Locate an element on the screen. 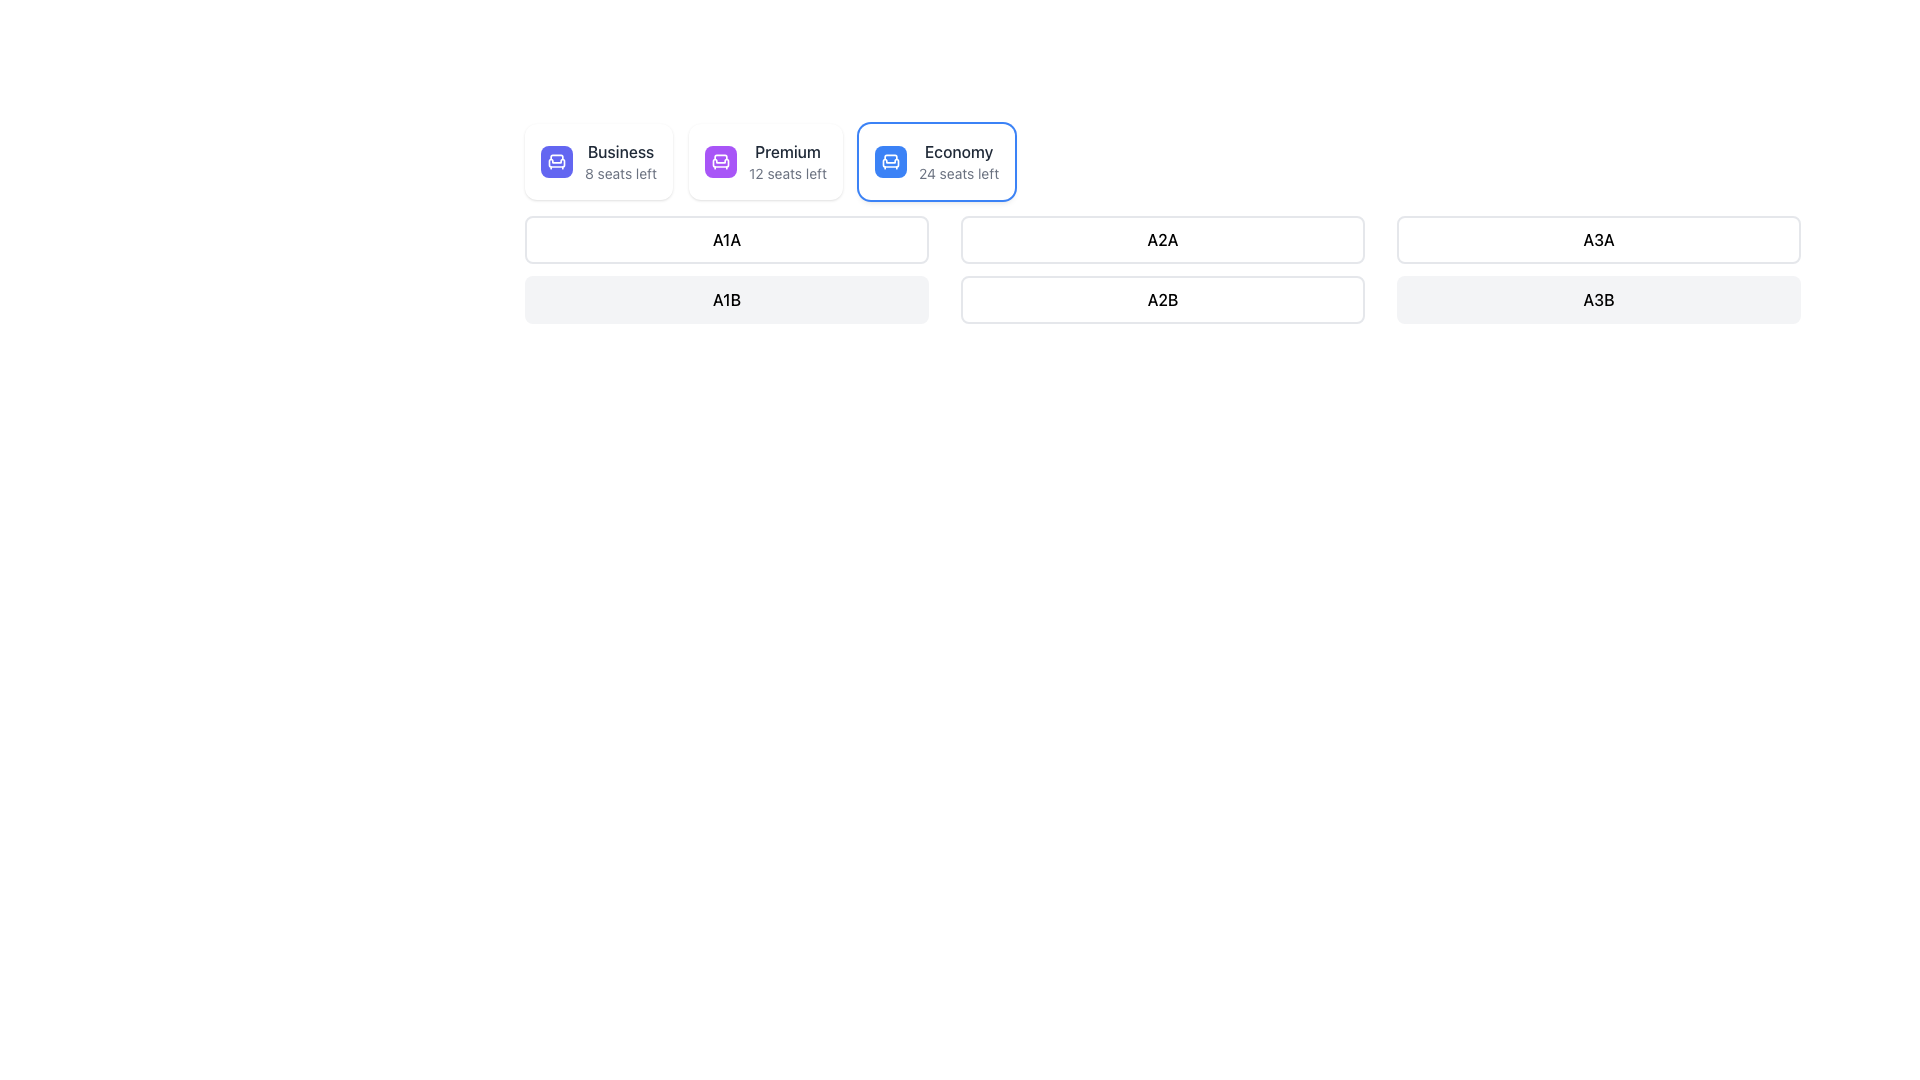 The height and width of the screenshot is (1080, 1920). the vertical group of two interactive buttons that includes options 'A2A' and 'A2B', located between the groups with buttons labeled 'A1A' and 'A1B' on the left and 'A3A' and 'A3B' on the right is located at coordinates (1162, 273).